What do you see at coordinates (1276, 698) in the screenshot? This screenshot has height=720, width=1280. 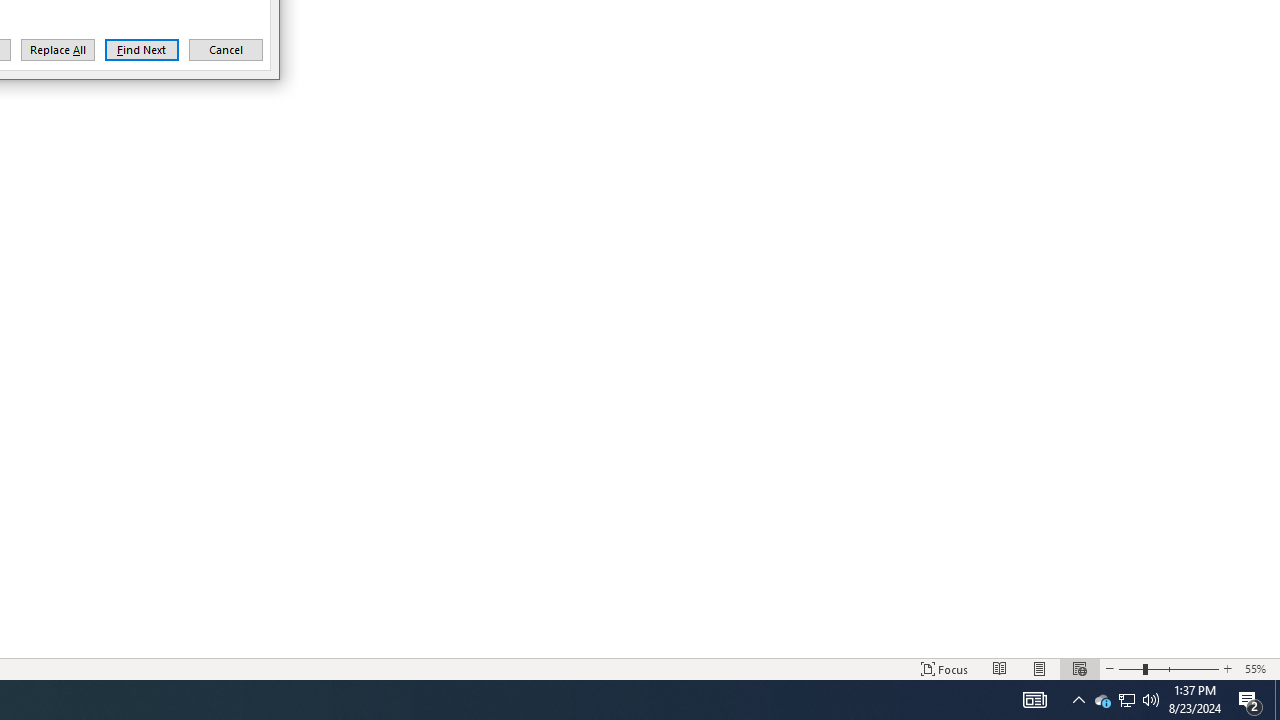 I see `'Zoom 55%'` at bounding box center [1276, 698].